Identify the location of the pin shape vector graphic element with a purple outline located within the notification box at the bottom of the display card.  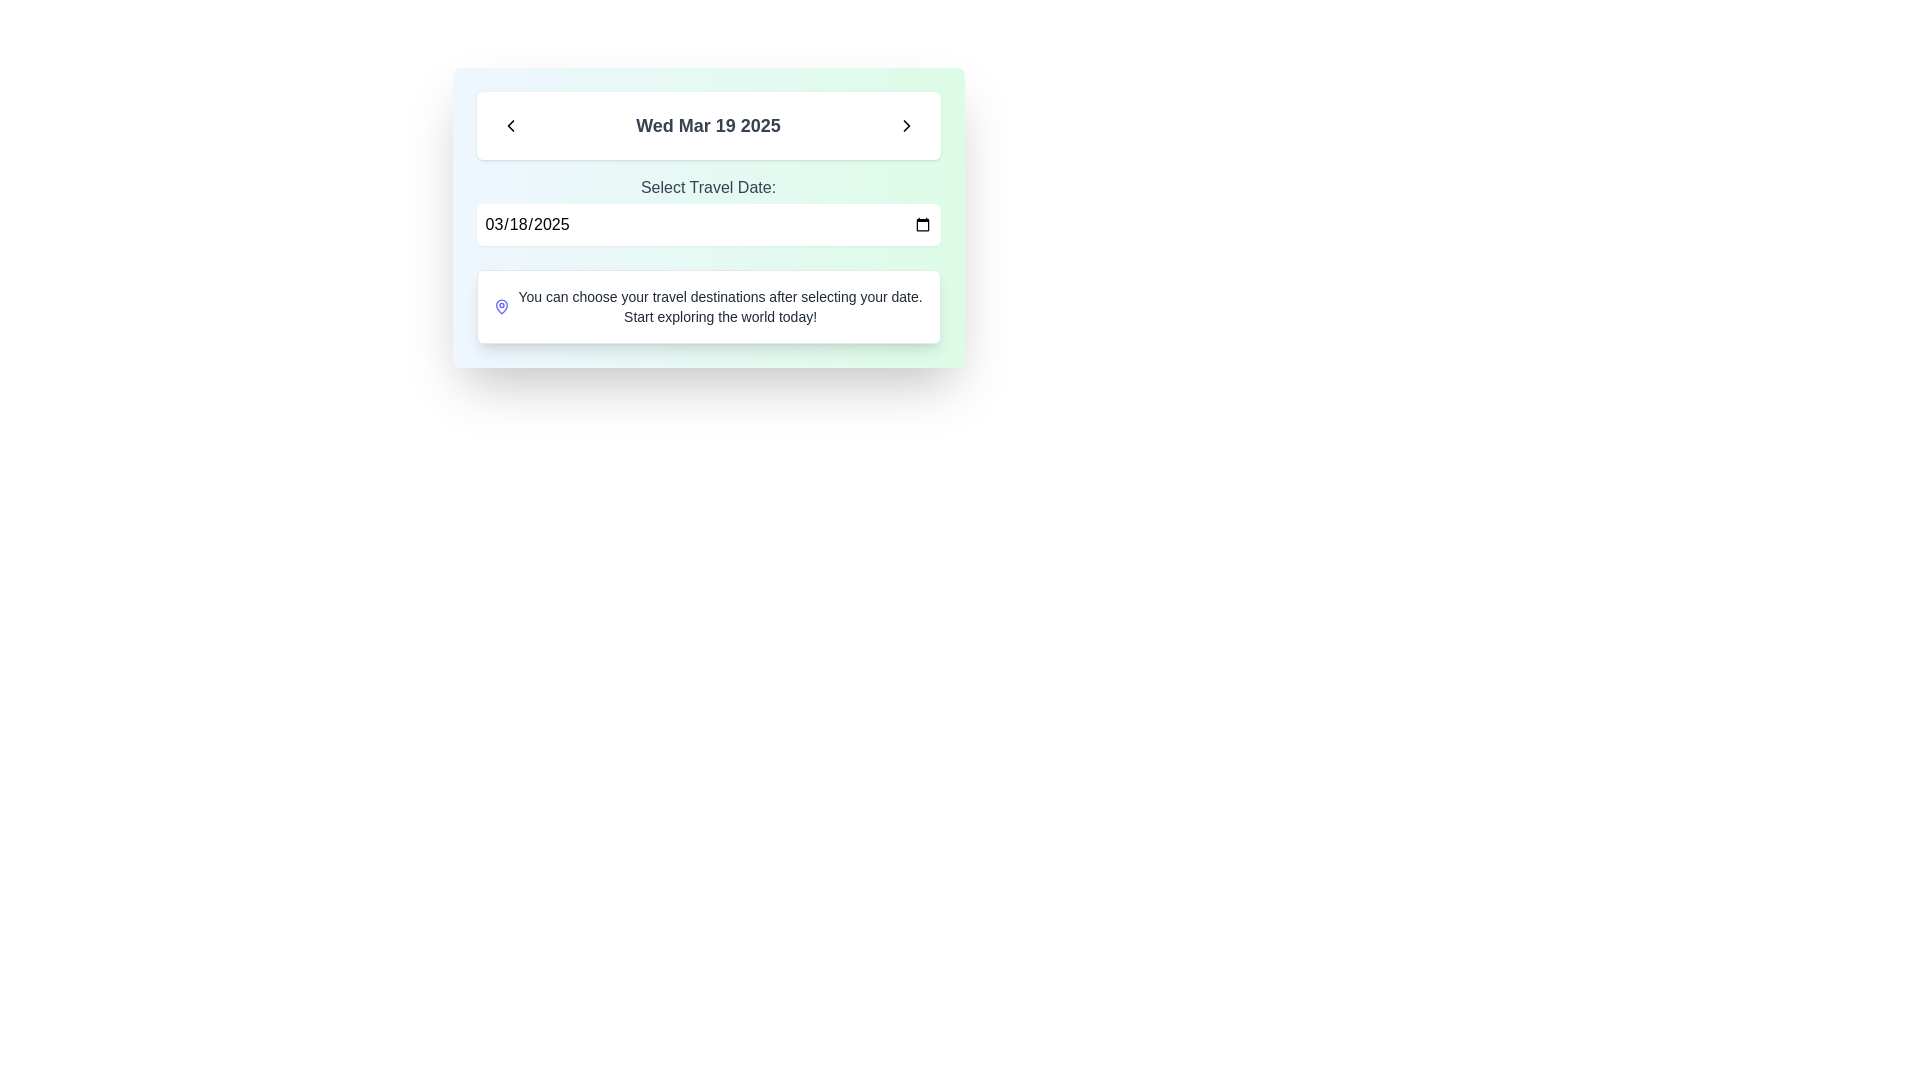
(501, 307).